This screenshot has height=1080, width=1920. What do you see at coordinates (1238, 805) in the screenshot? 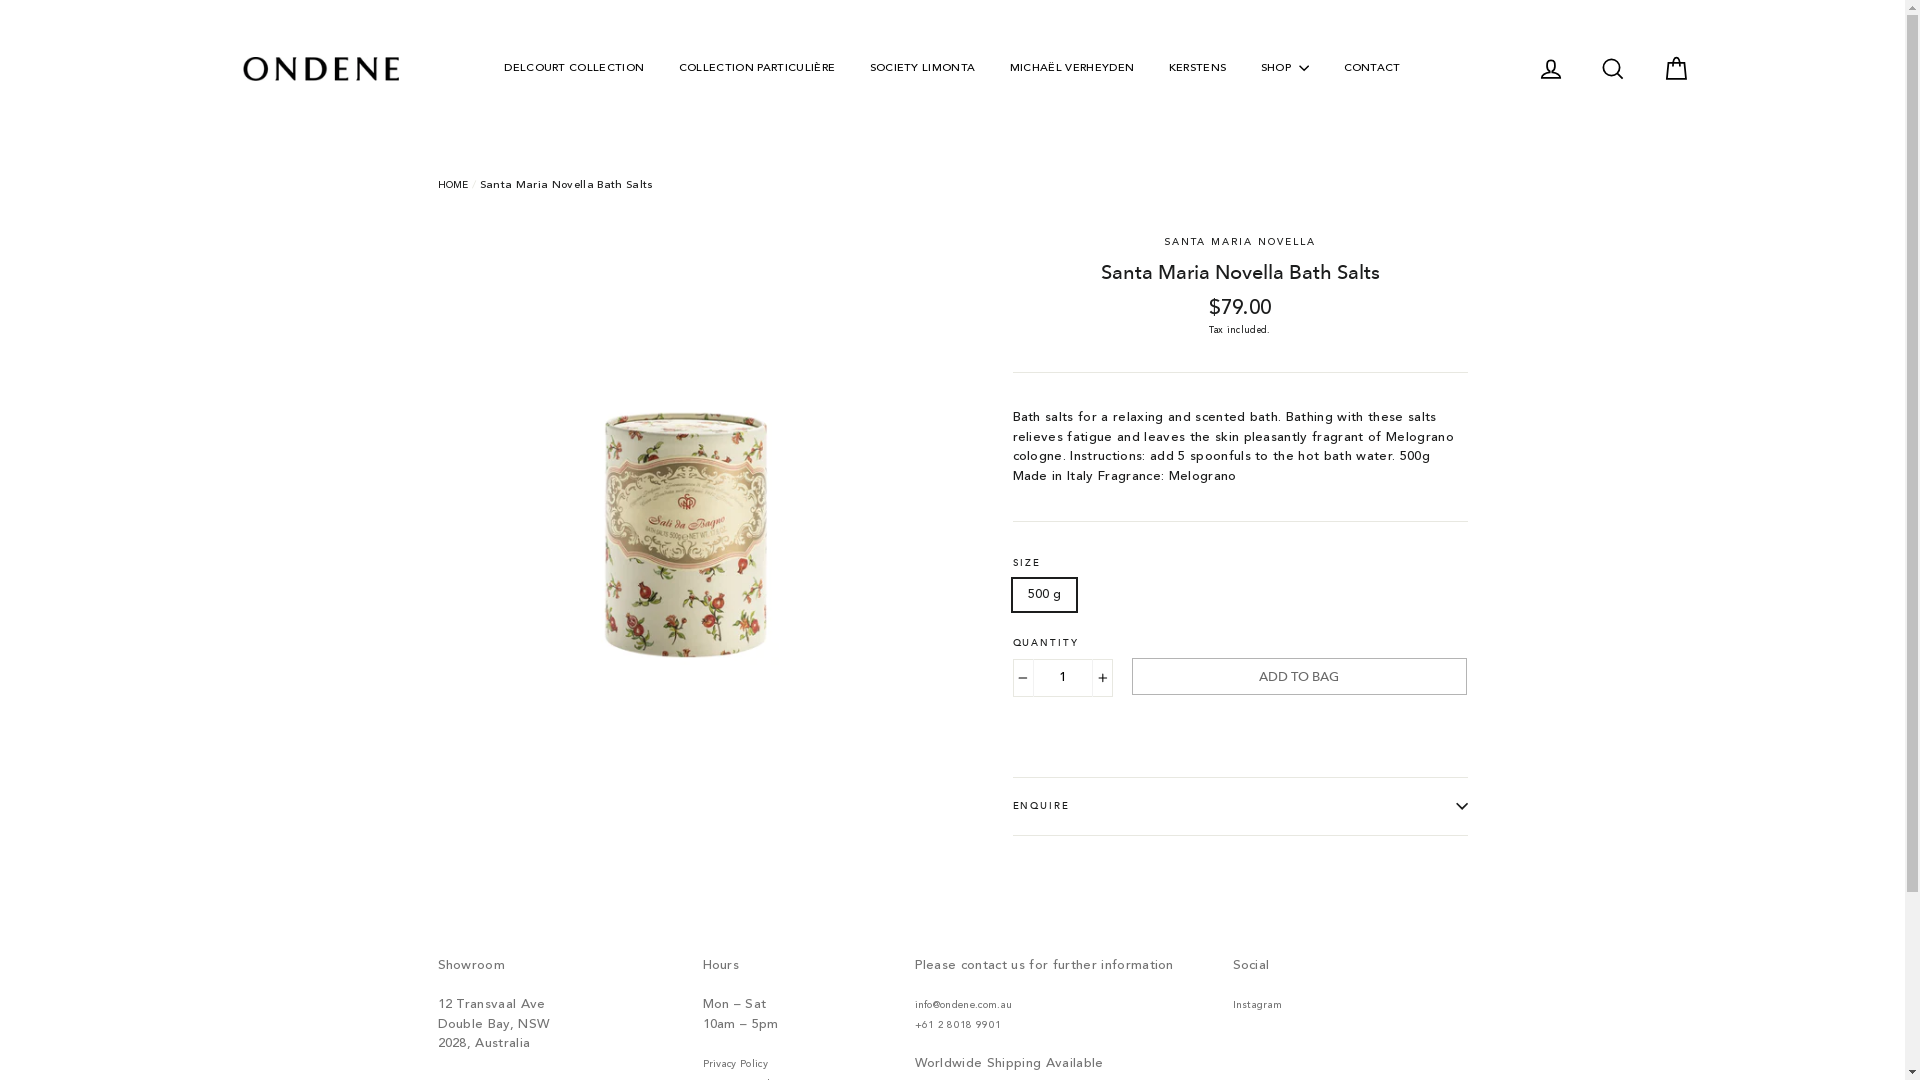
I see `'ENQUIRE'` at bounding box center [1238, 805].